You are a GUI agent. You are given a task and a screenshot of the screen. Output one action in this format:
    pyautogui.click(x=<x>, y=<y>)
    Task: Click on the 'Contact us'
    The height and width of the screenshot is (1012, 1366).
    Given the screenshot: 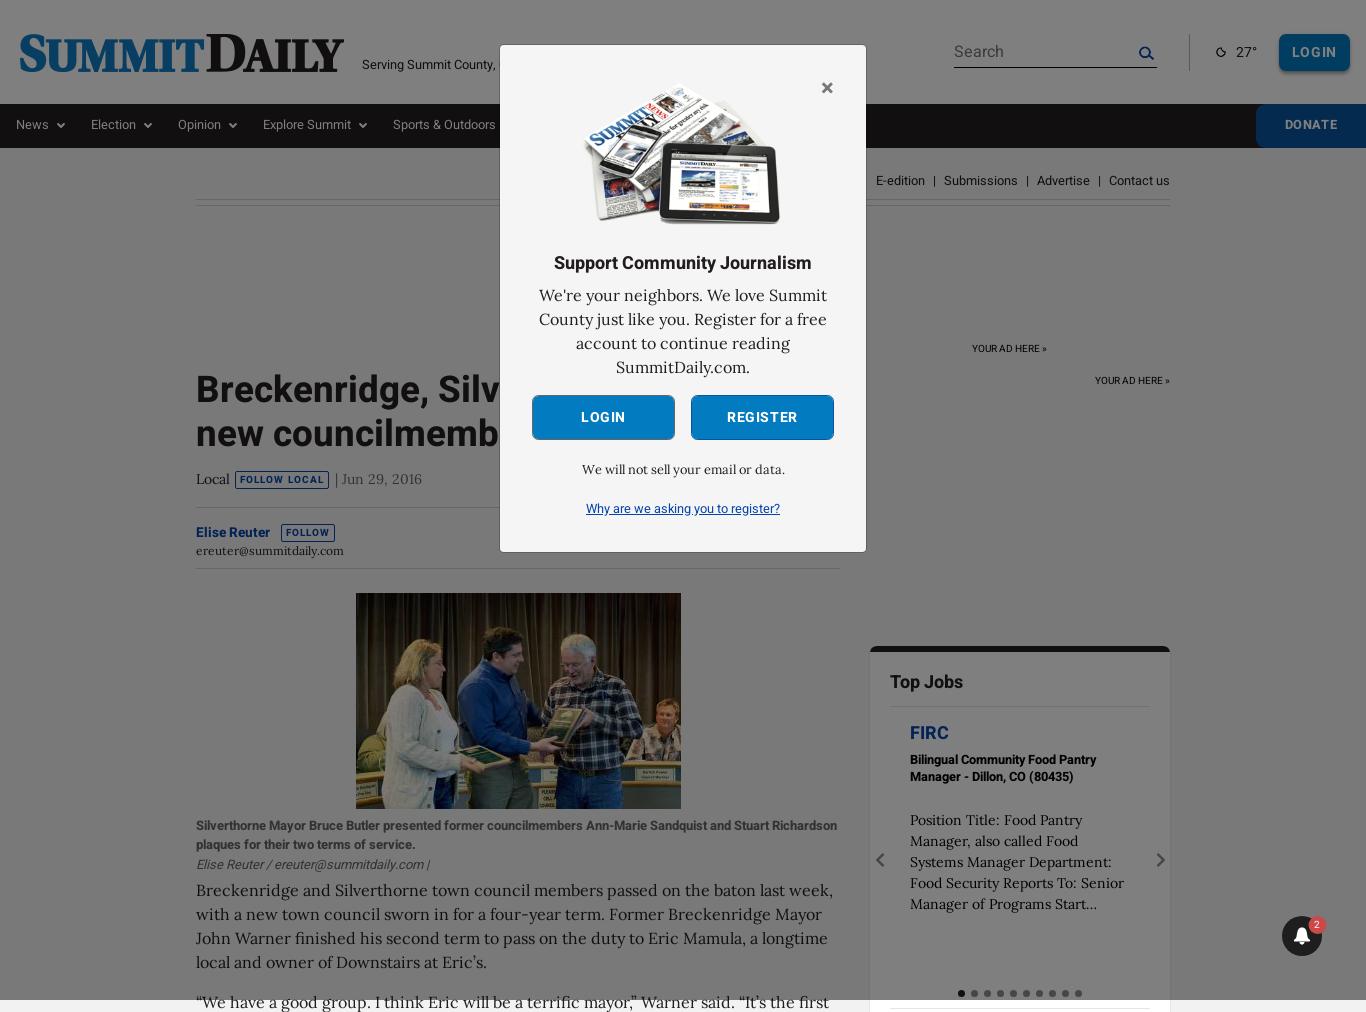 What is the action you would take?
    pyautogui.click(x=1139, y=180)
    